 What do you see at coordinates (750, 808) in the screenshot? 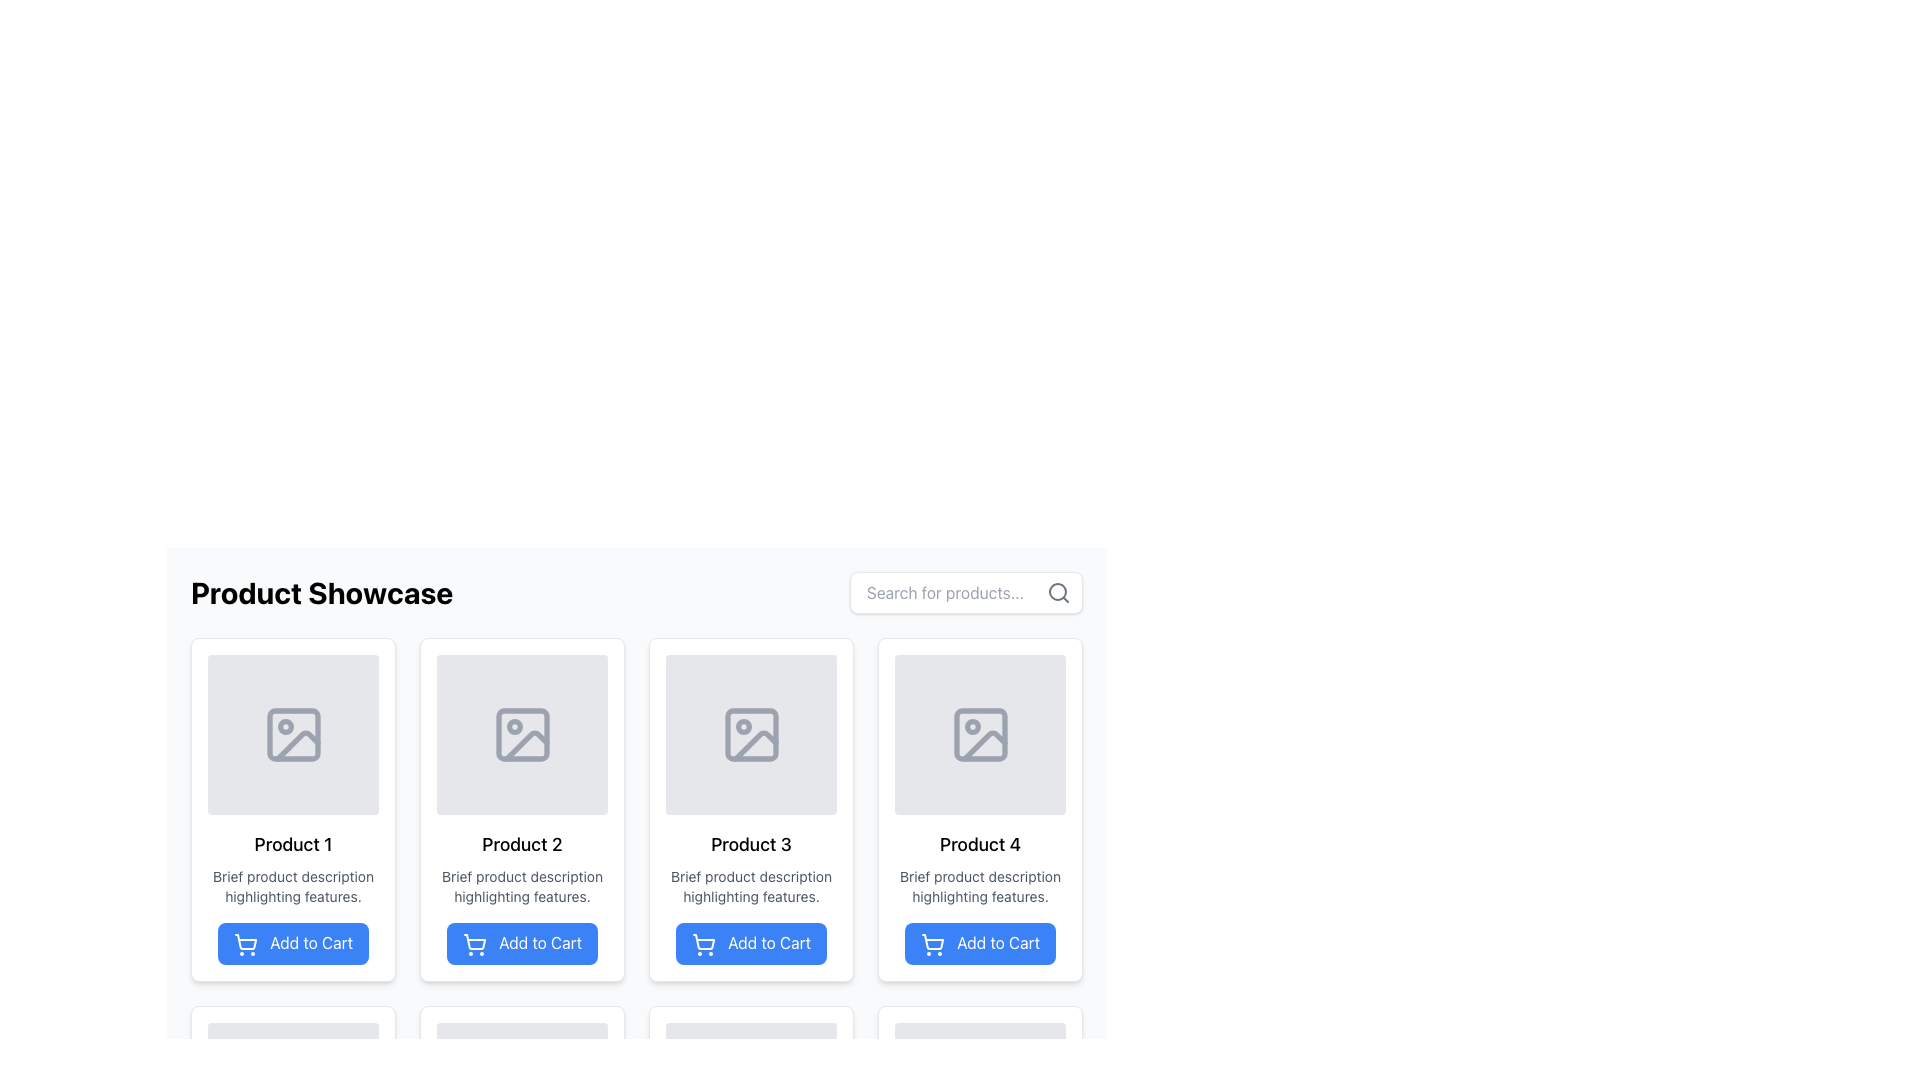
I see `the third product card in the top row of the grid layout, which is located below the 'Product Showcase' header` at bounding box center [750, 808].